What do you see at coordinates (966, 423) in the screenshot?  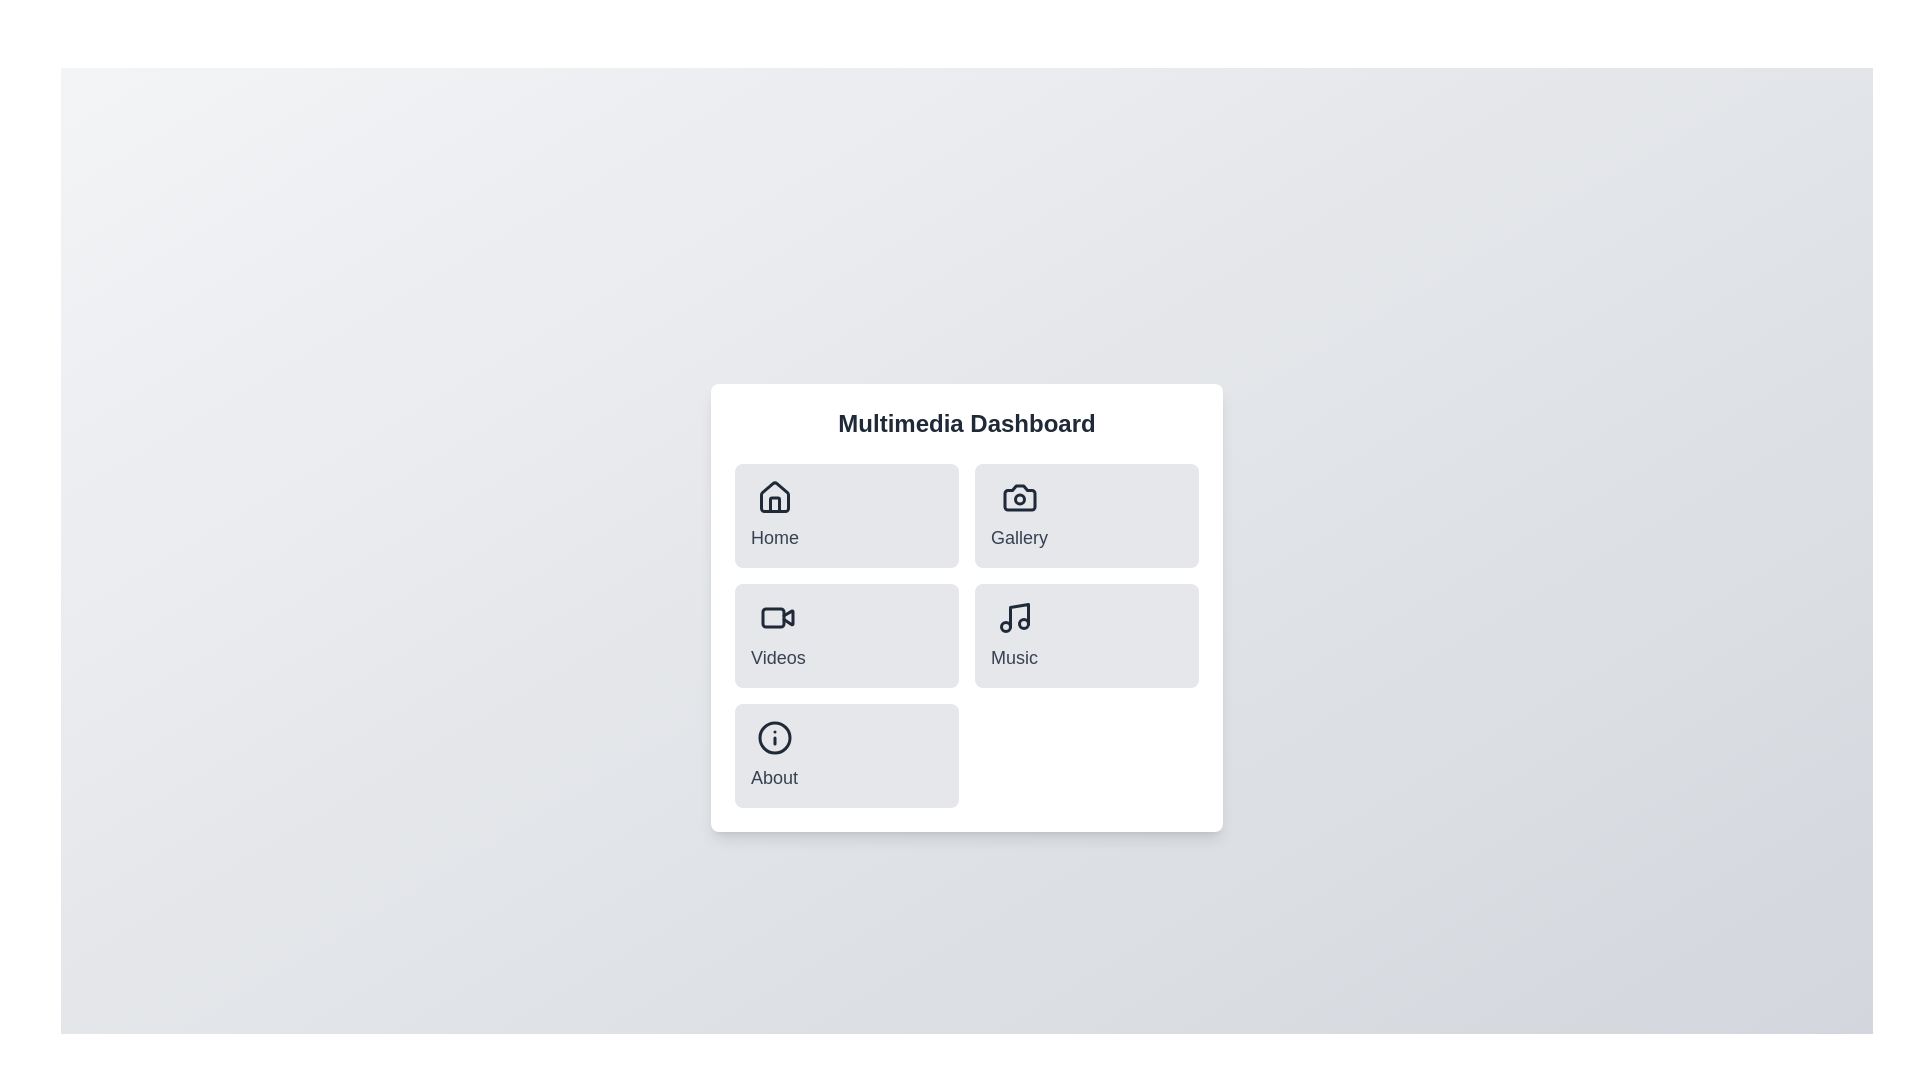 I see `the title text 'Multimedia Dashboard' located at the center of the header` at bounding box center [966, 423].